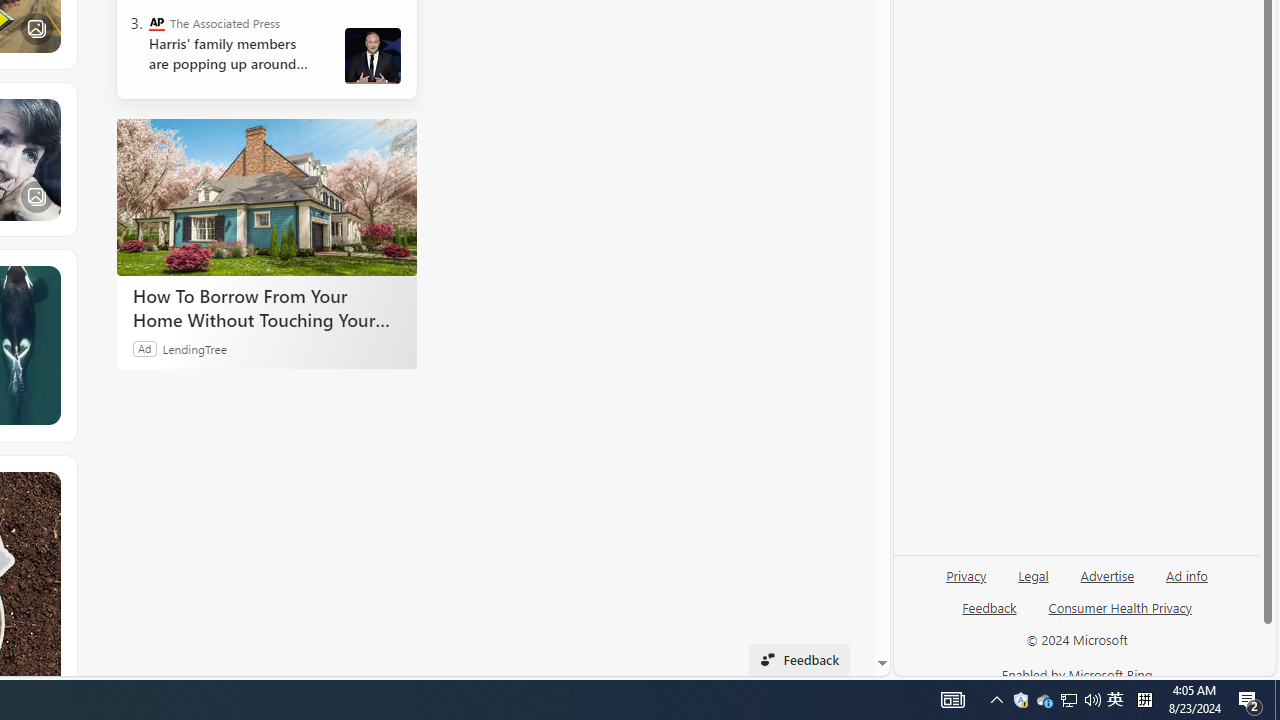 The image size is (1280, 720). Describe the element at coordinates (1106, 574) in the screenshot. I see `'Advertise'` at that location.